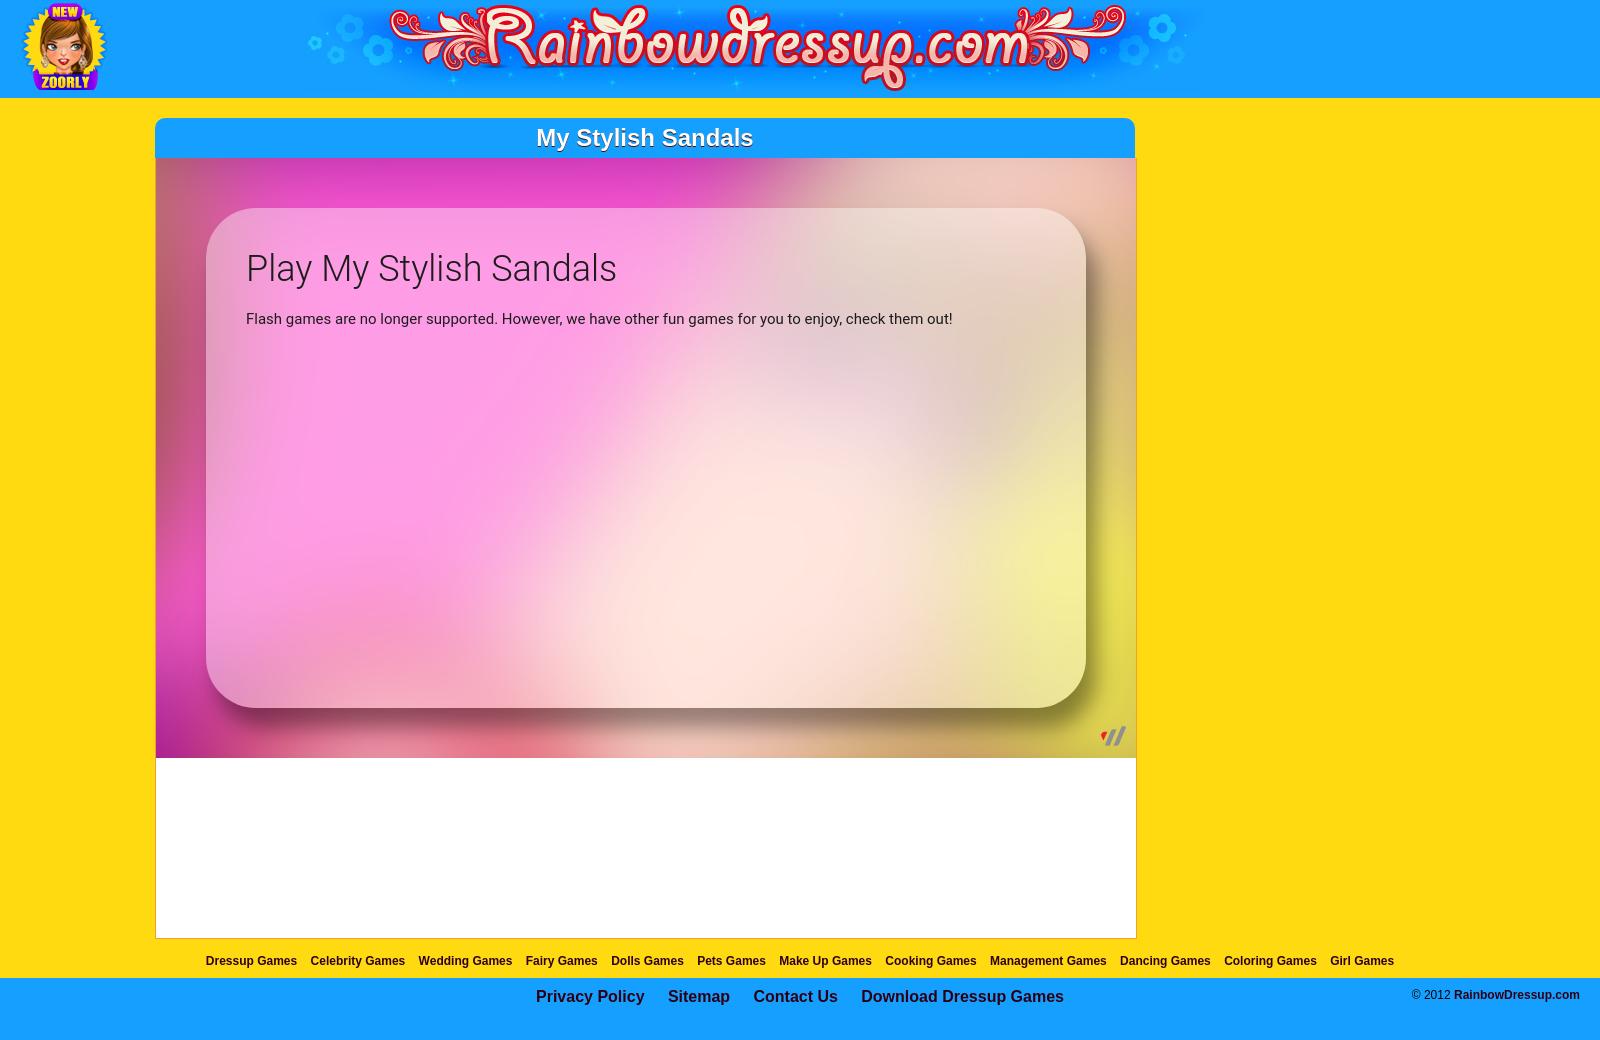 This screenshot has height=1040, width=1600. What do you see at coordinates (589, 996) in the screenshot?
I see `'Privacy Policy'` at bounding box center [589, 996].